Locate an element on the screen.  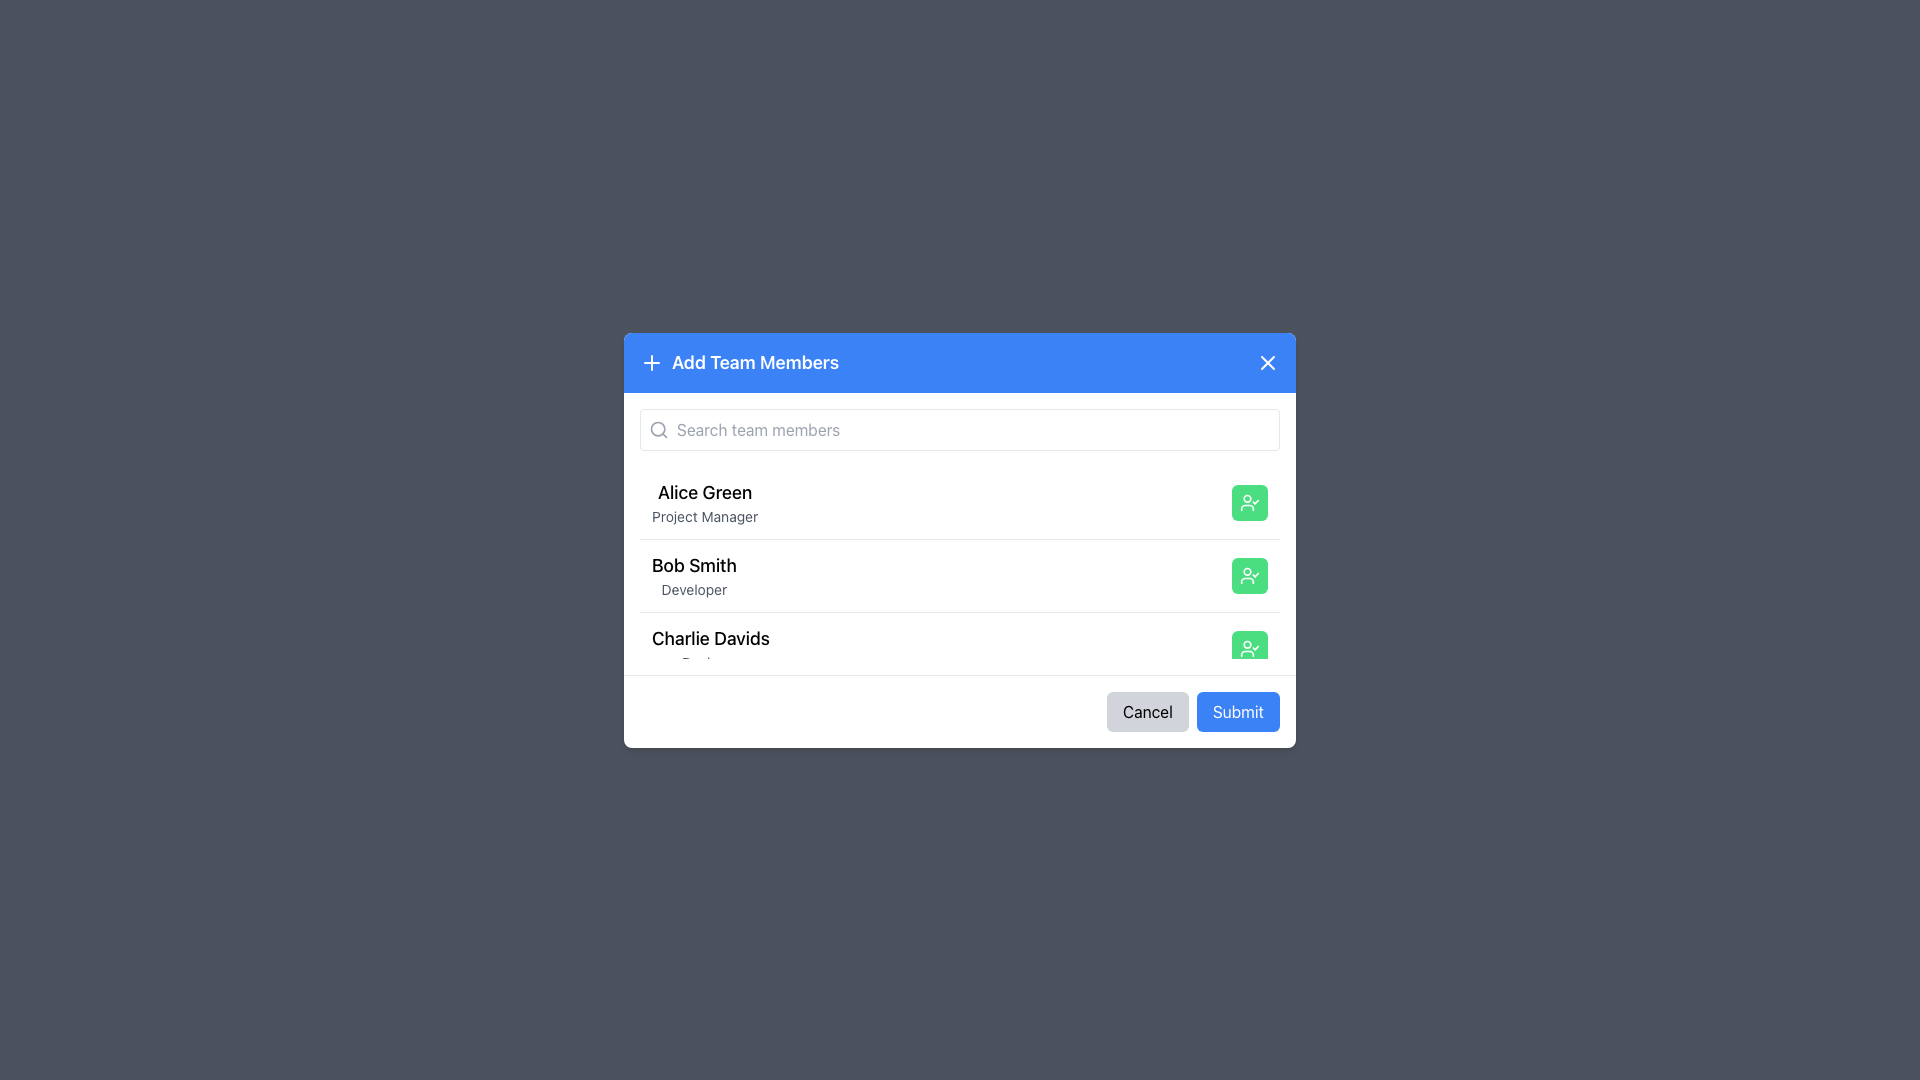
the user-check icon for 'Charlie Davids' in the 'Add Team Members' modal, which has a green background and features a user silhouette next to a checkmark is located at coordinates (1248, 648).